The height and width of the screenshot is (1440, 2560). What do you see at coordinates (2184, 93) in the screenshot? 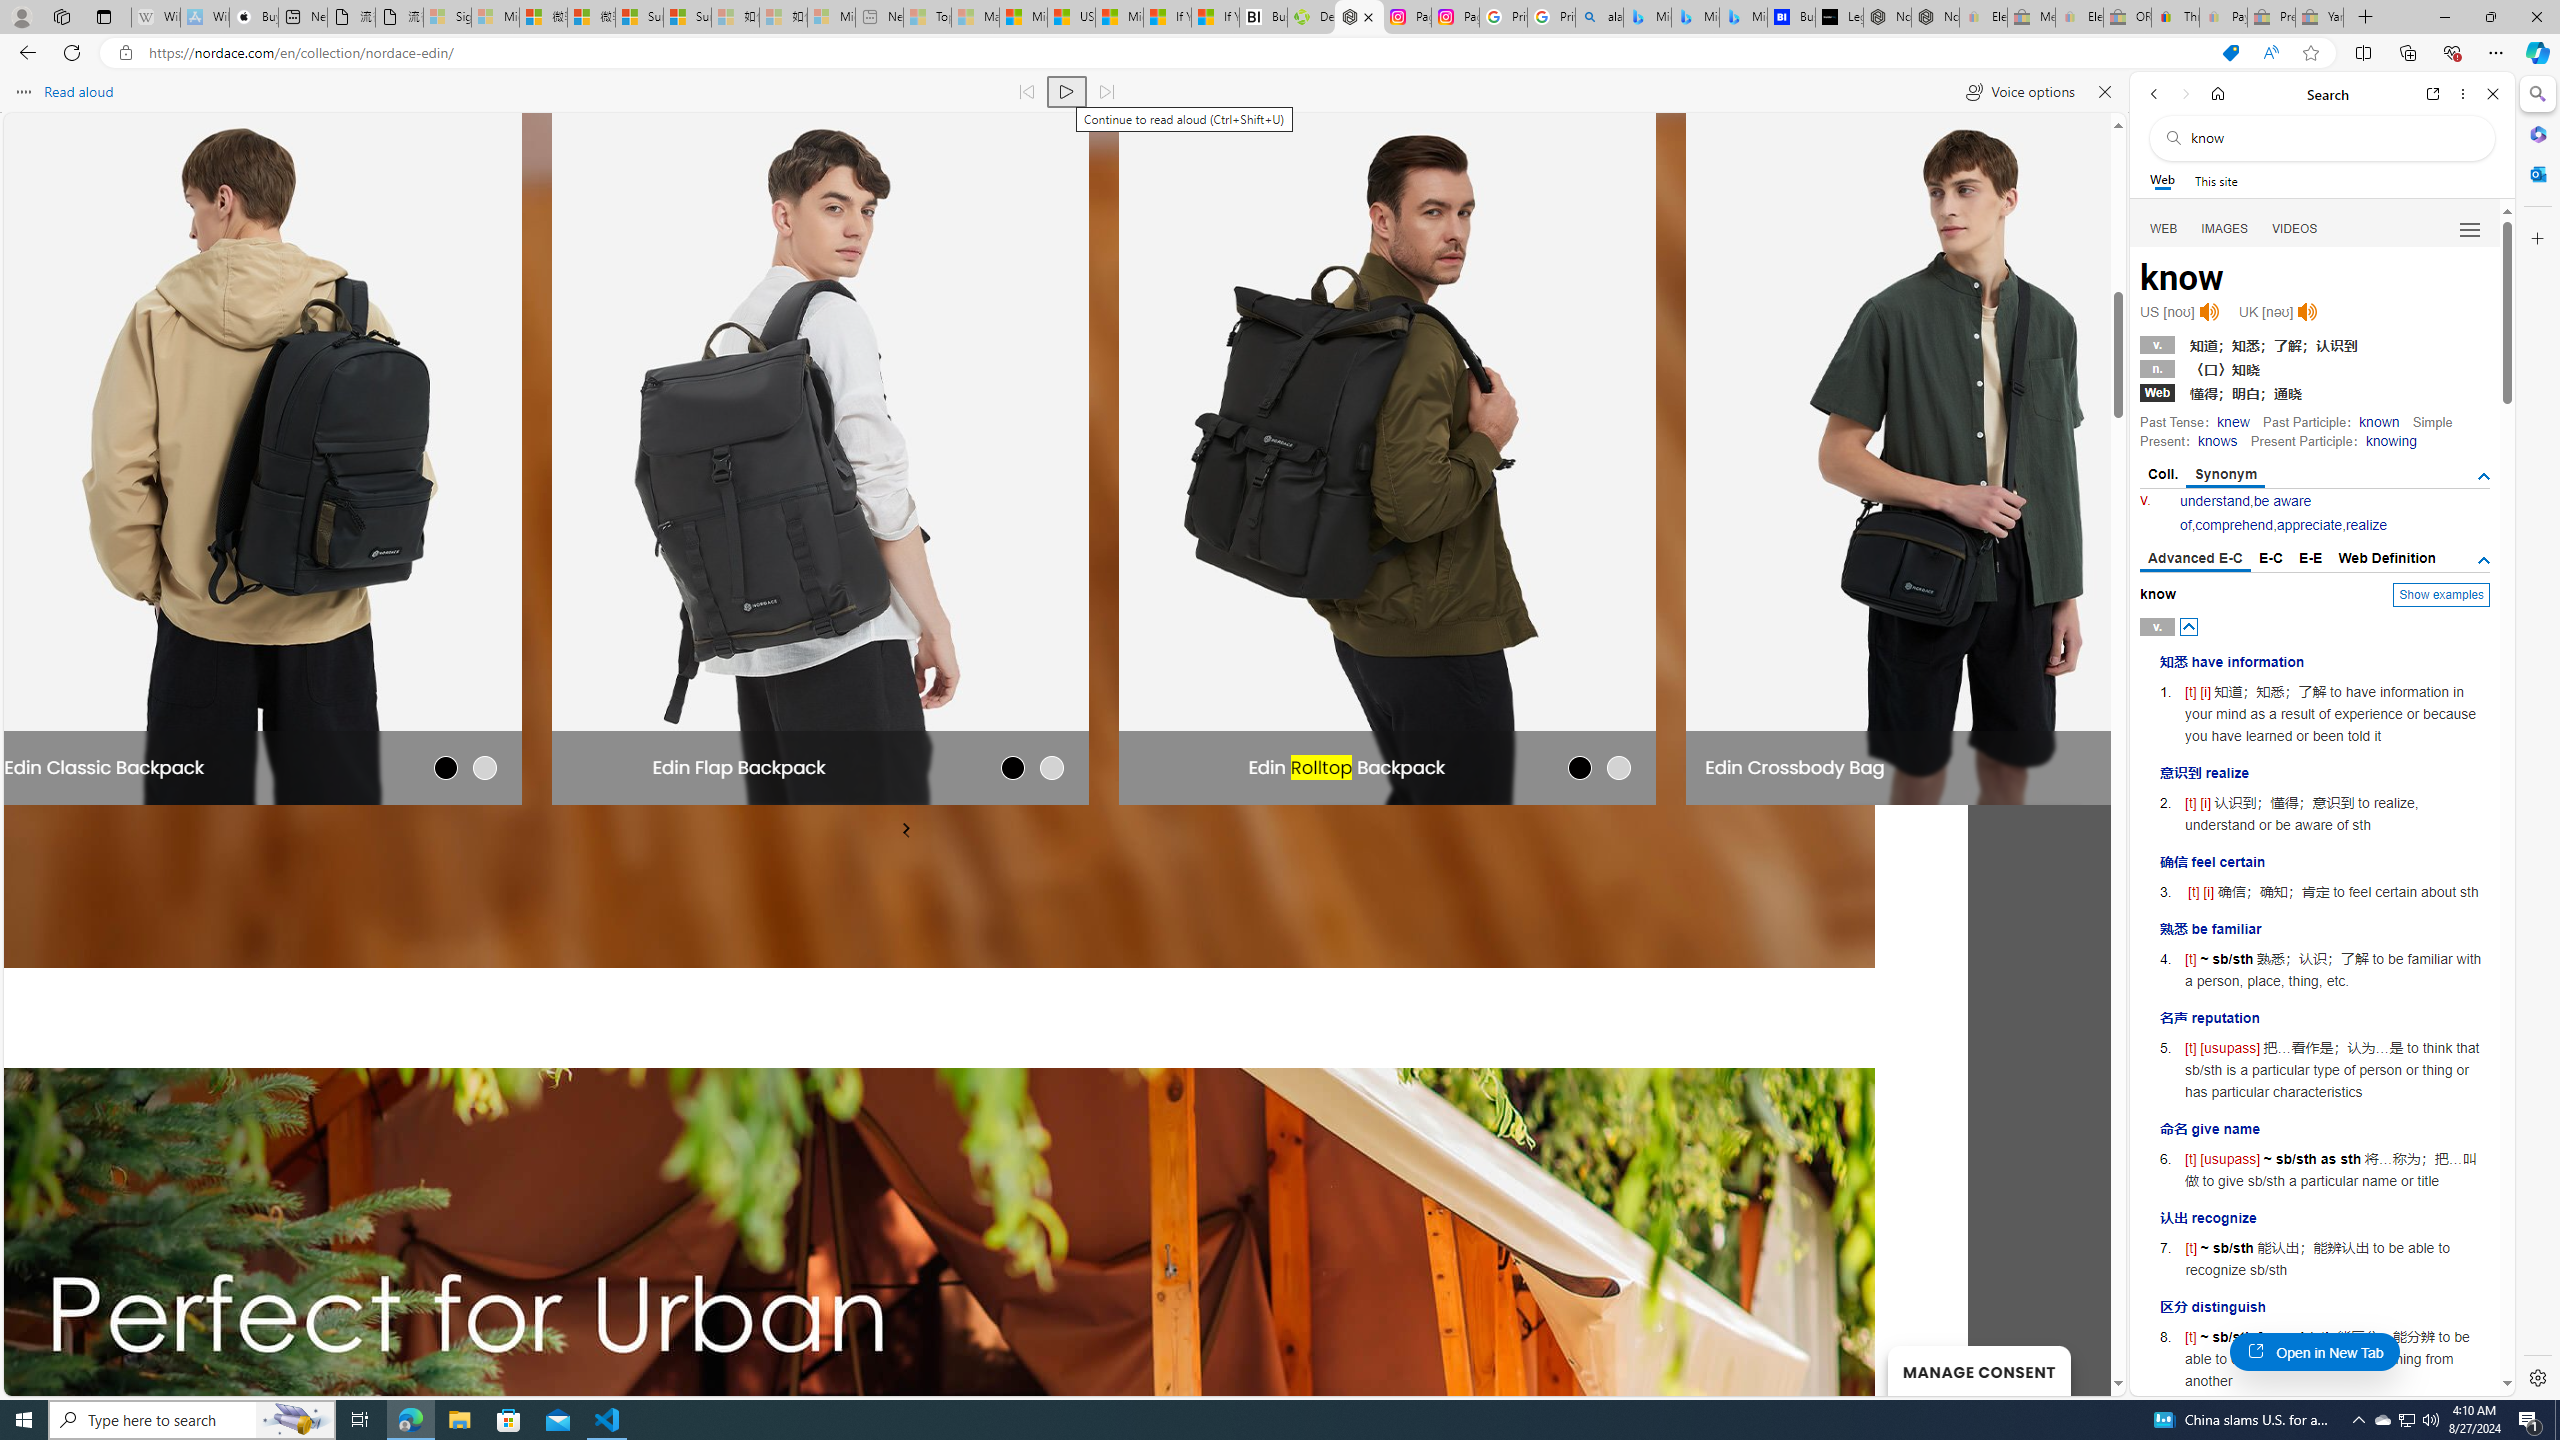
I see `'Forward'` at bounding box center [2184, 93].